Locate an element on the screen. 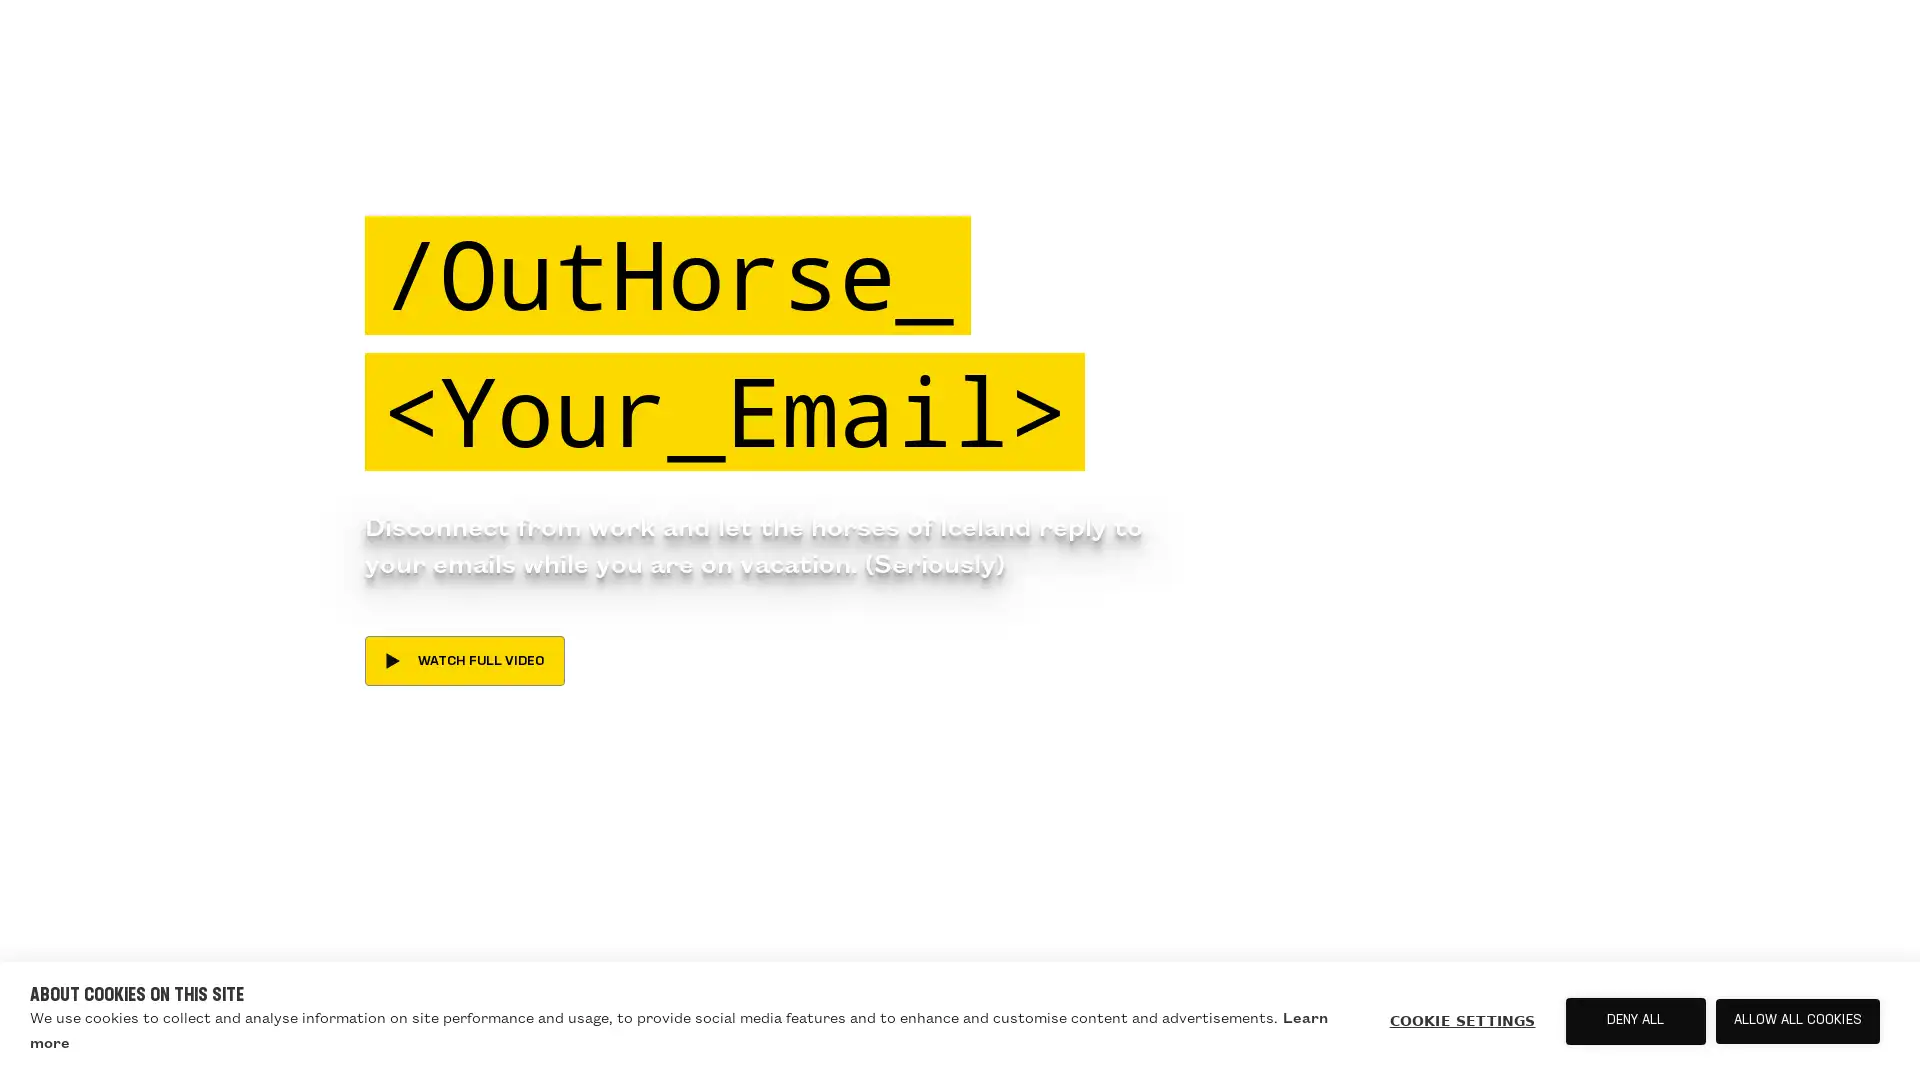 This screenshot has width=1920, height=1080. ALLOW ALL COOKIES is located at coordinates (1797, 1020).